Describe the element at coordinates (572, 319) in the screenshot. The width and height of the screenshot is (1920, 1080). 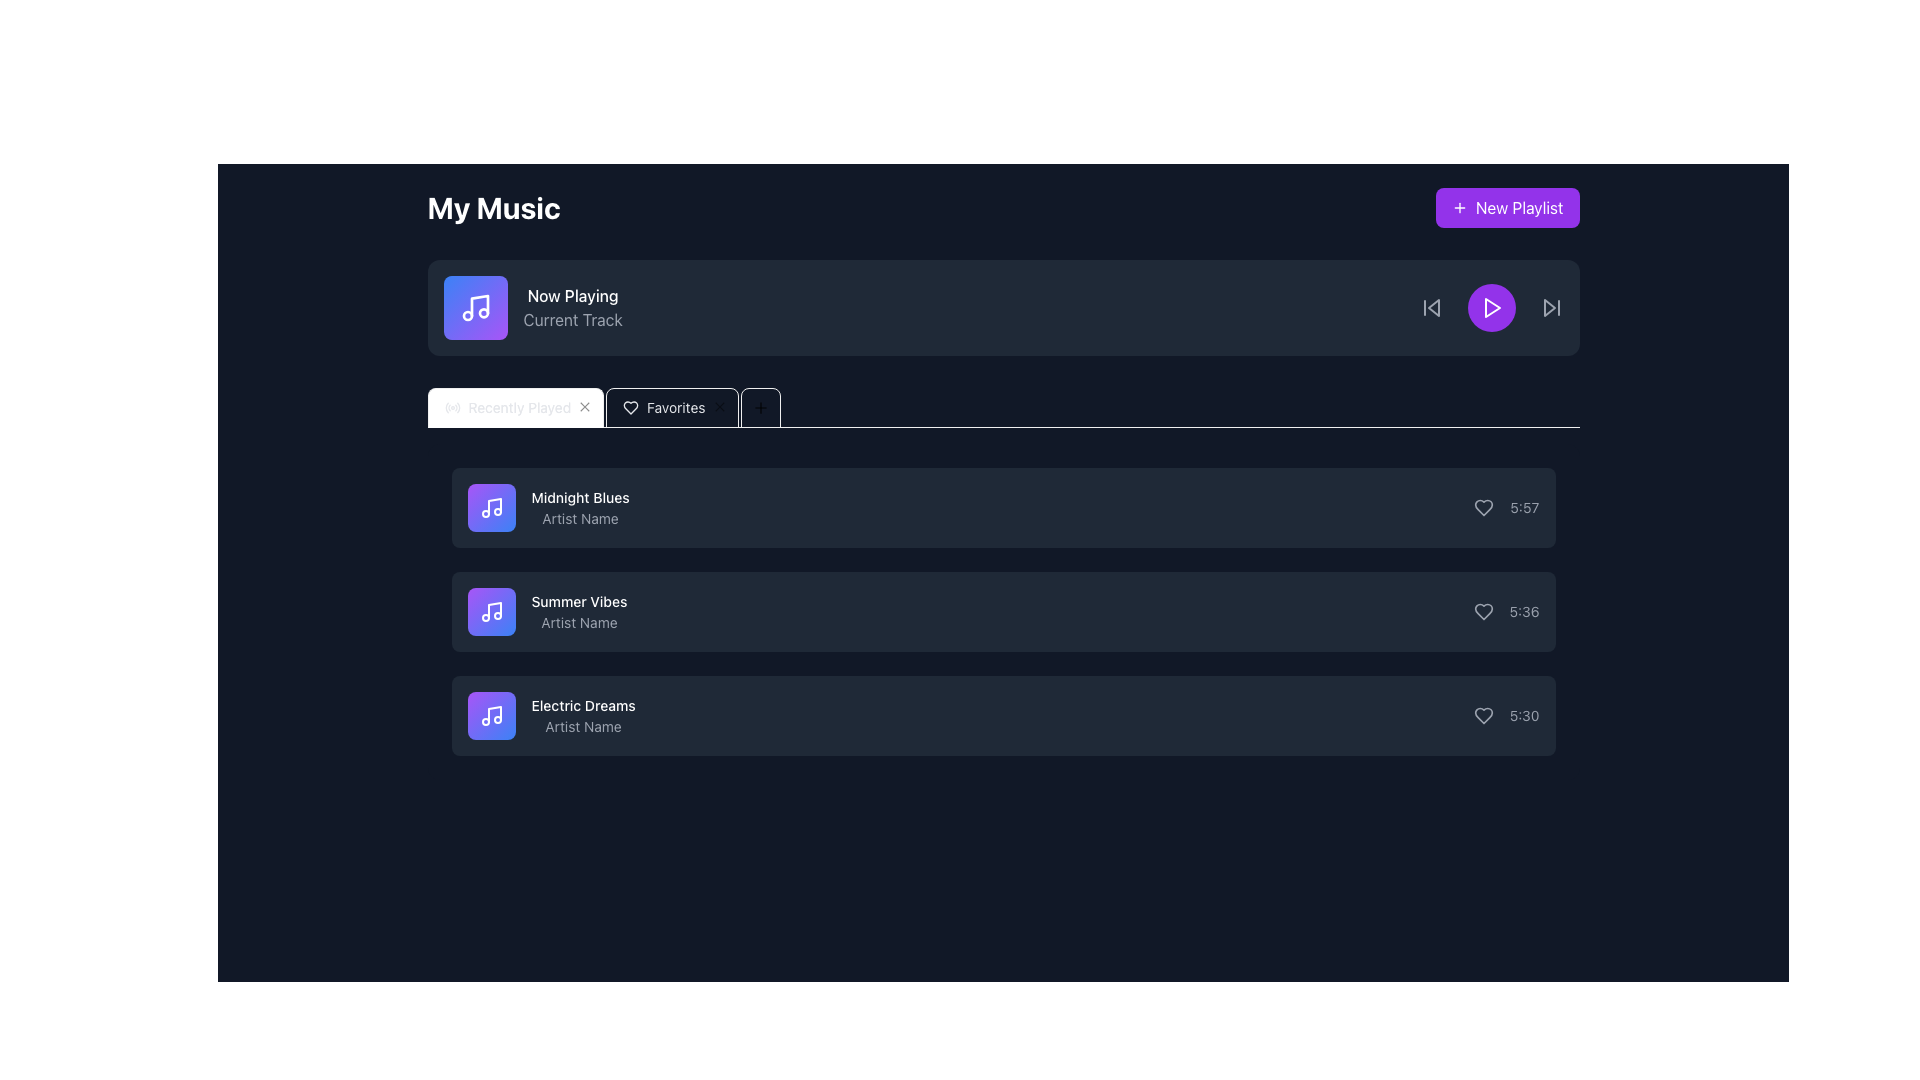
I see `the 'Current Track' text label, which is styled in gray and serves as supplementary information beneath the 'Now Playing' section` at that location.